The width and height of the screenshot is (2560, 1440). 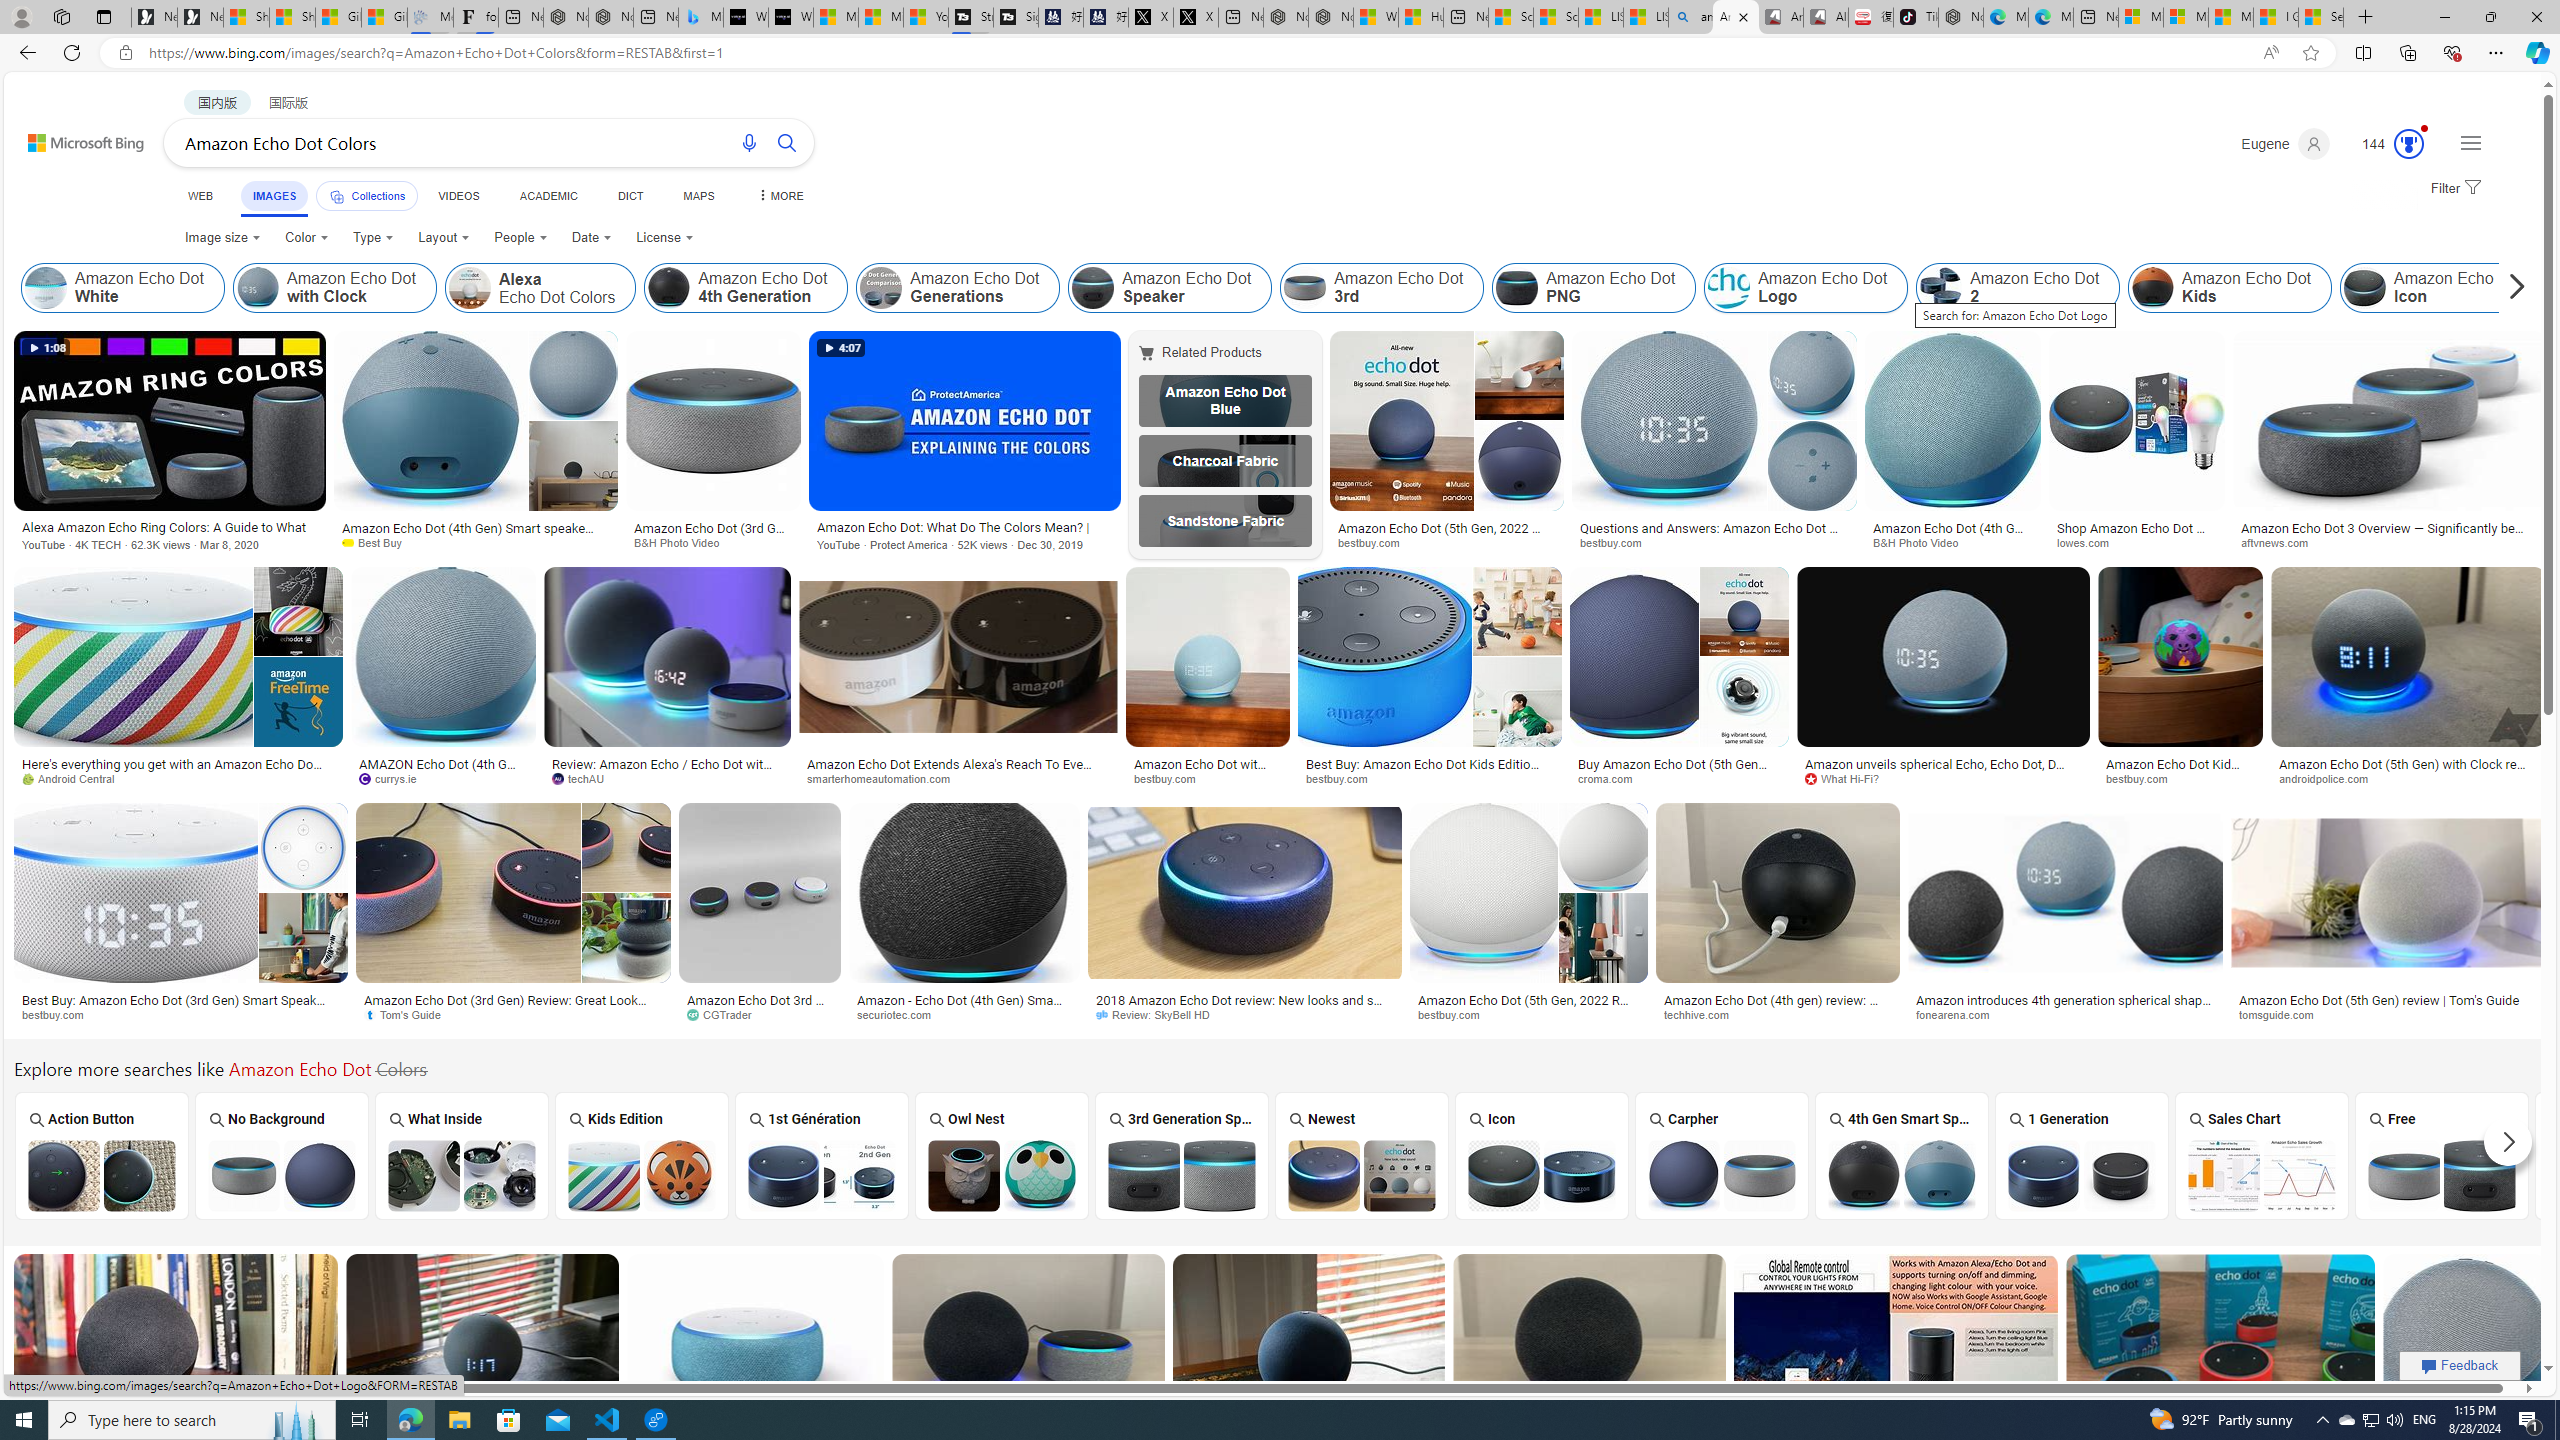 What do you see at coordinates (1158, 1014) in the screenshot?
I see `'Review: SkyBell HD'` at bounding box center [1158, 1014].